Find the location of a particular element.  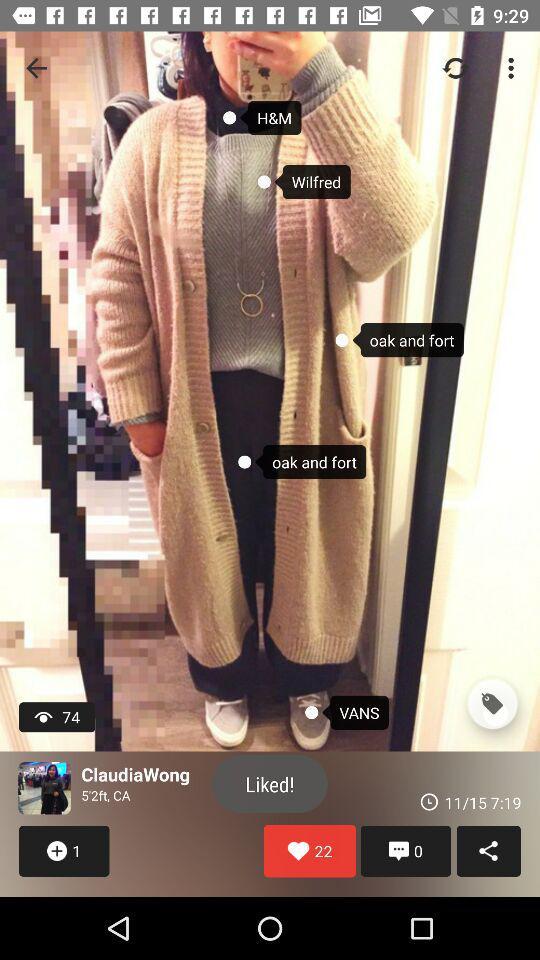

the avatar icon is located at coordinates (44, 788).